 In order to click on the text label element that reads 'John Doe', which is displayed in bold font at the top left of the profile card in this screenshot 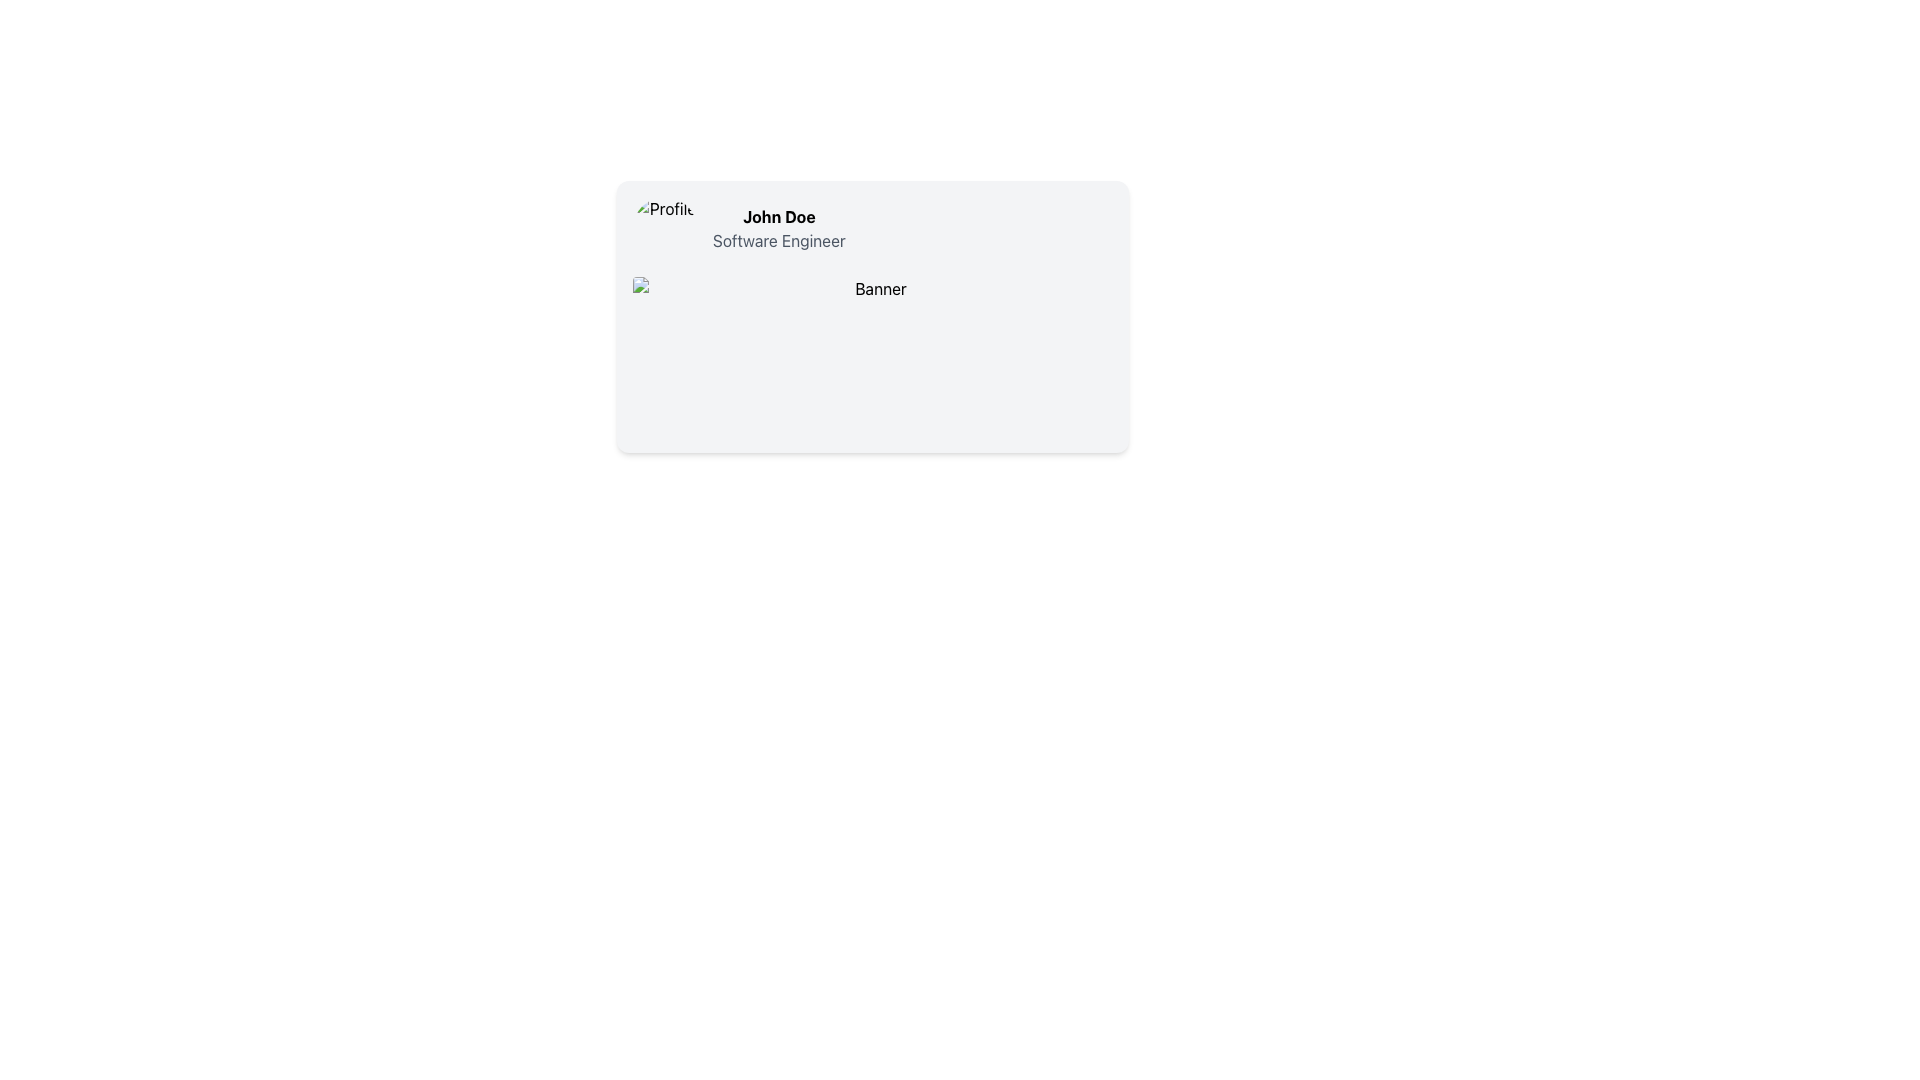, I will do `click(778, 216)`.